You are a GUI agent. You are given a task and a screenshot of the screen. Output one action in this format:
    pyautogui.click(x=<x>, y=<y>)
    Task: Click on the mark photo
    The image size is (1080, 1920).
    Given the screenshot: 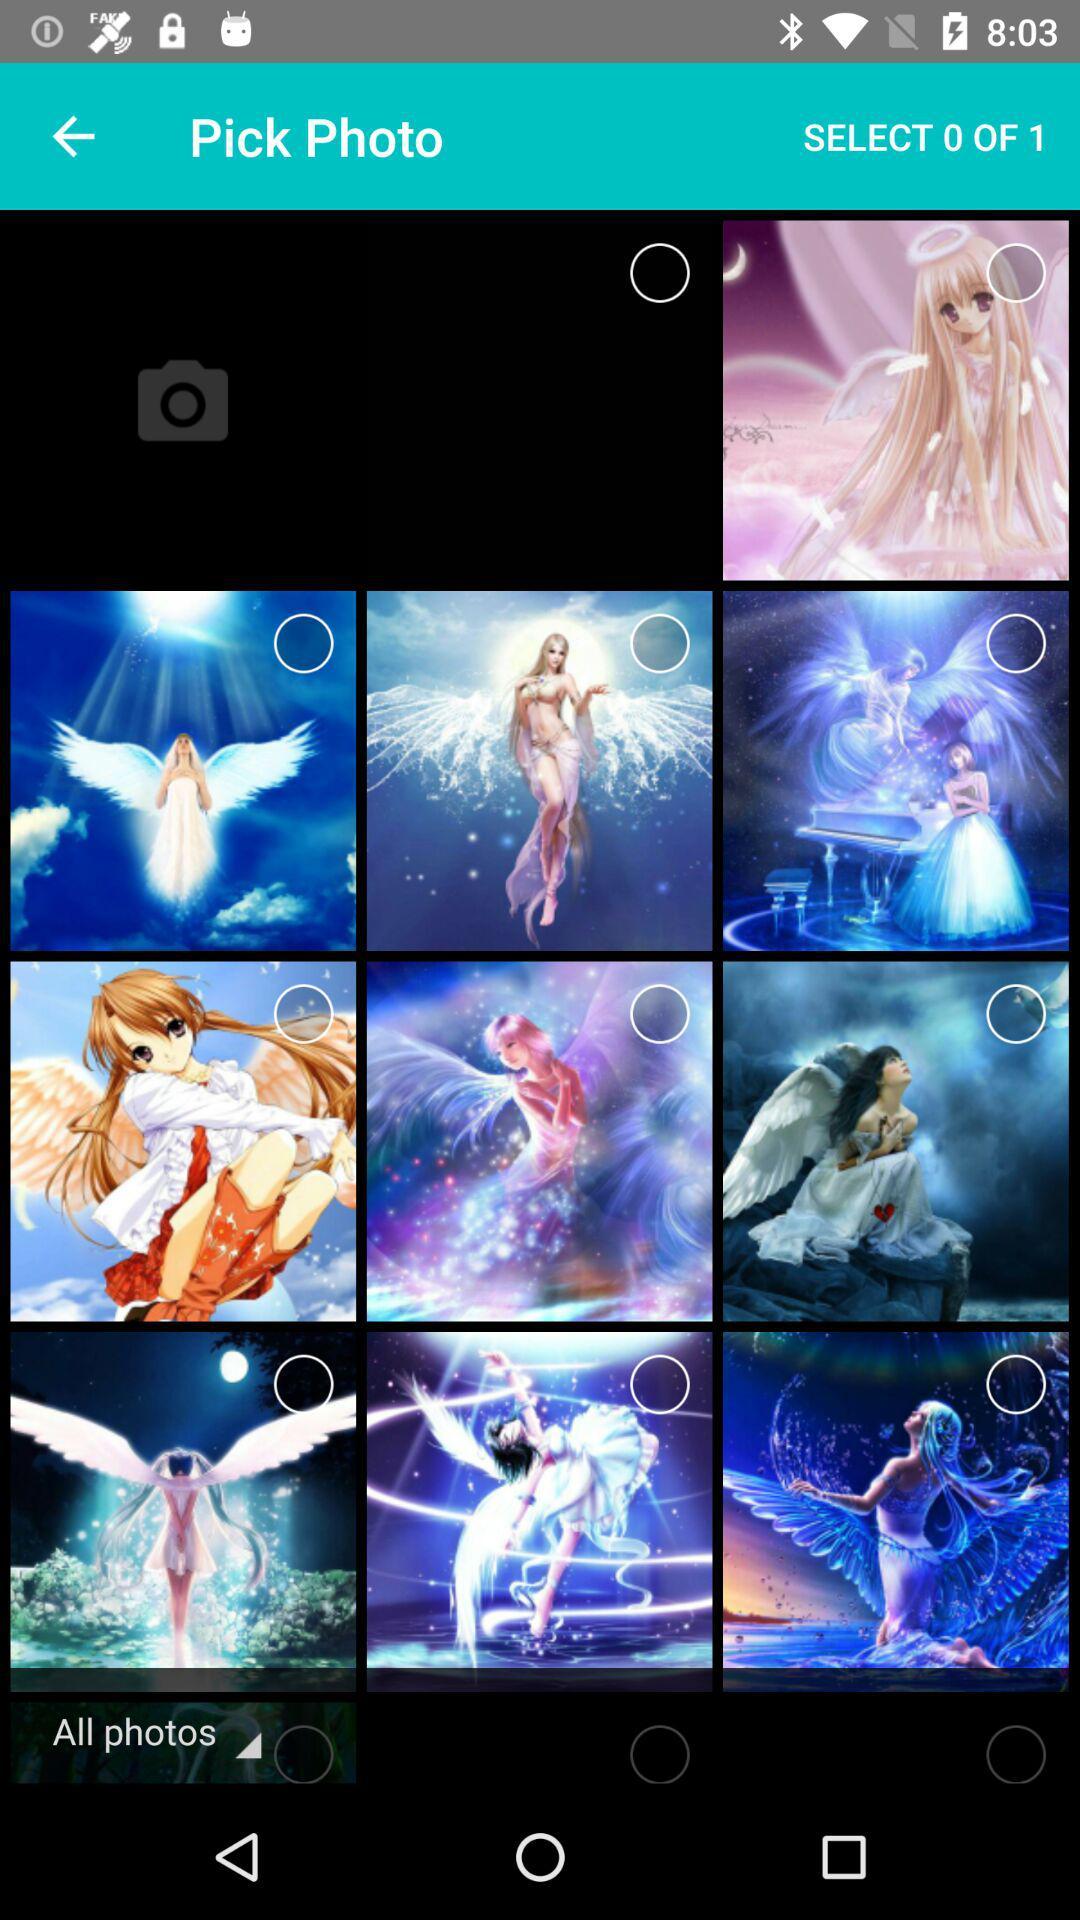 What is the action you would take?
    pyautogui.click(x=303, y=1383)
    